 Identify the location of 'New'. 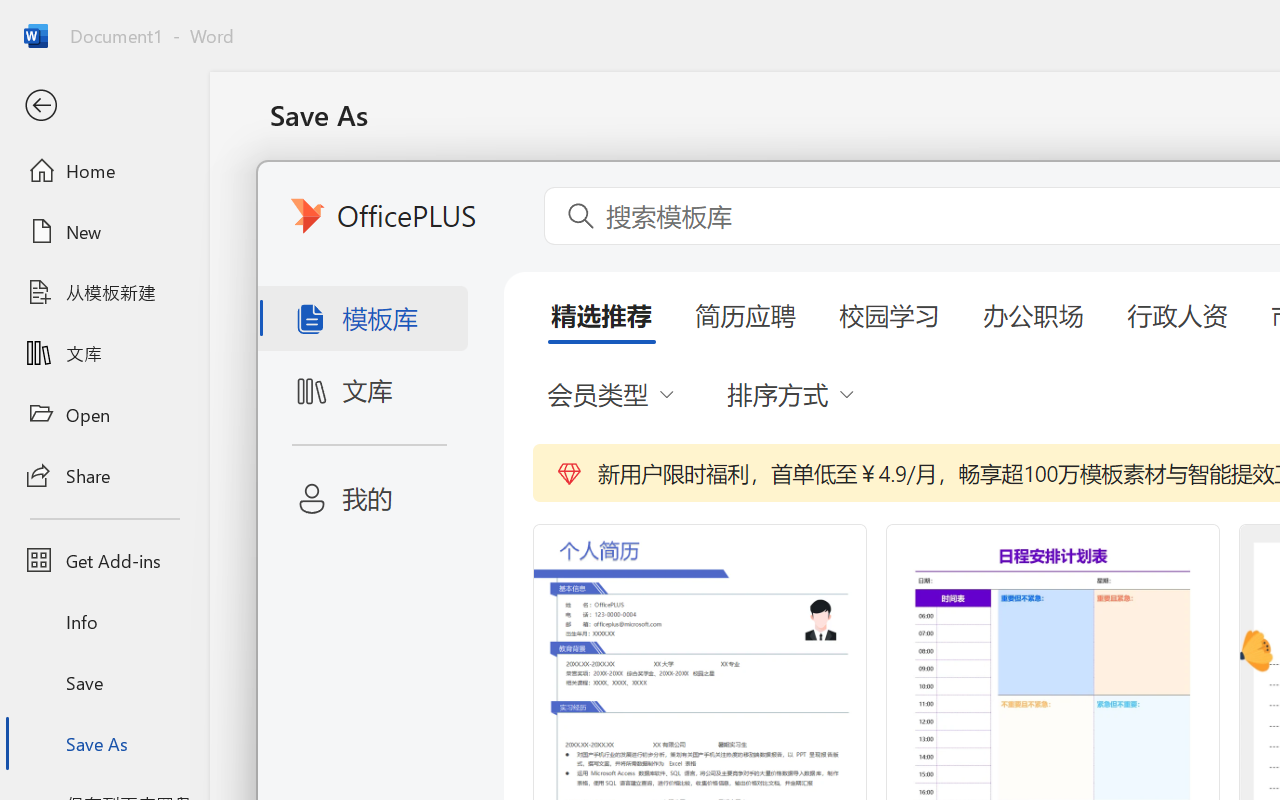
(103, 231).